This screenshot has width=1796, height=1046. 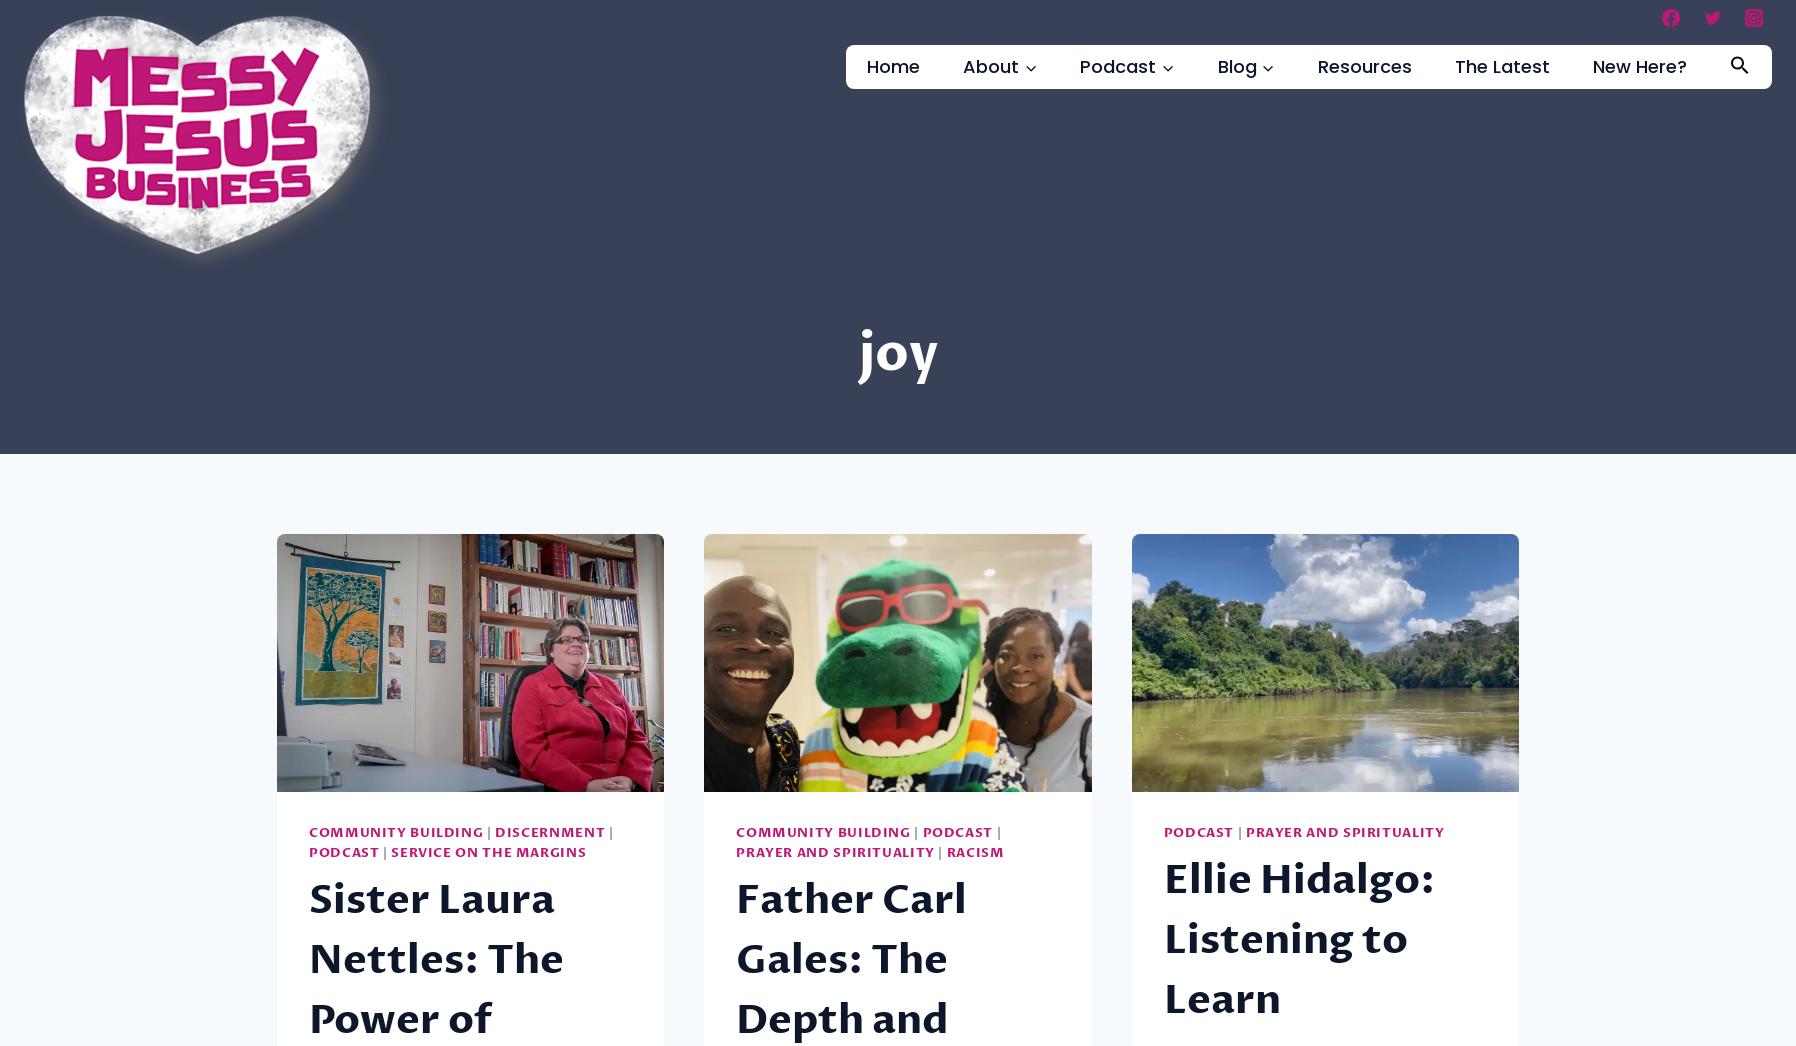 I want to click on 'Discernment', so click(x=493, y=833).